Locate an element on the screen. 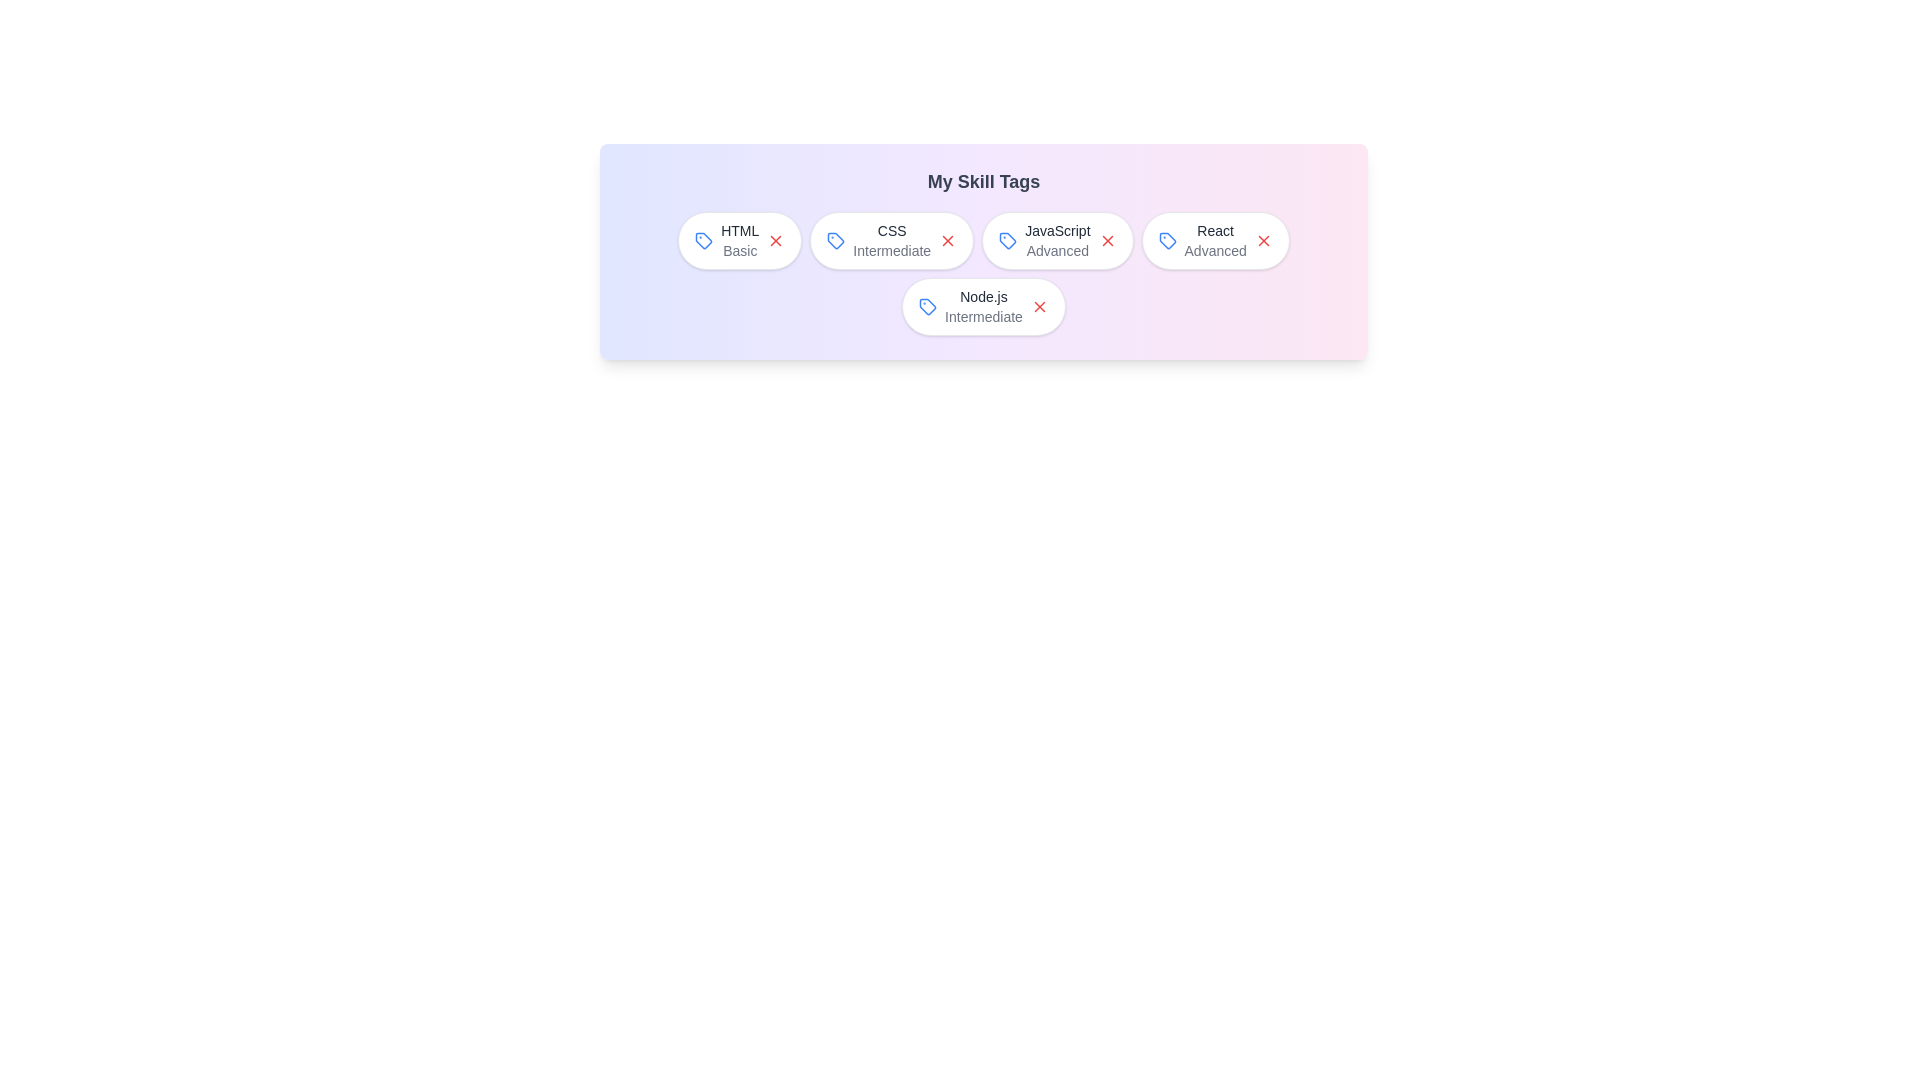 This screenshot has height=1080, width=1920. the tag icon next to the skill CSS is located at coordinates (836, 239).